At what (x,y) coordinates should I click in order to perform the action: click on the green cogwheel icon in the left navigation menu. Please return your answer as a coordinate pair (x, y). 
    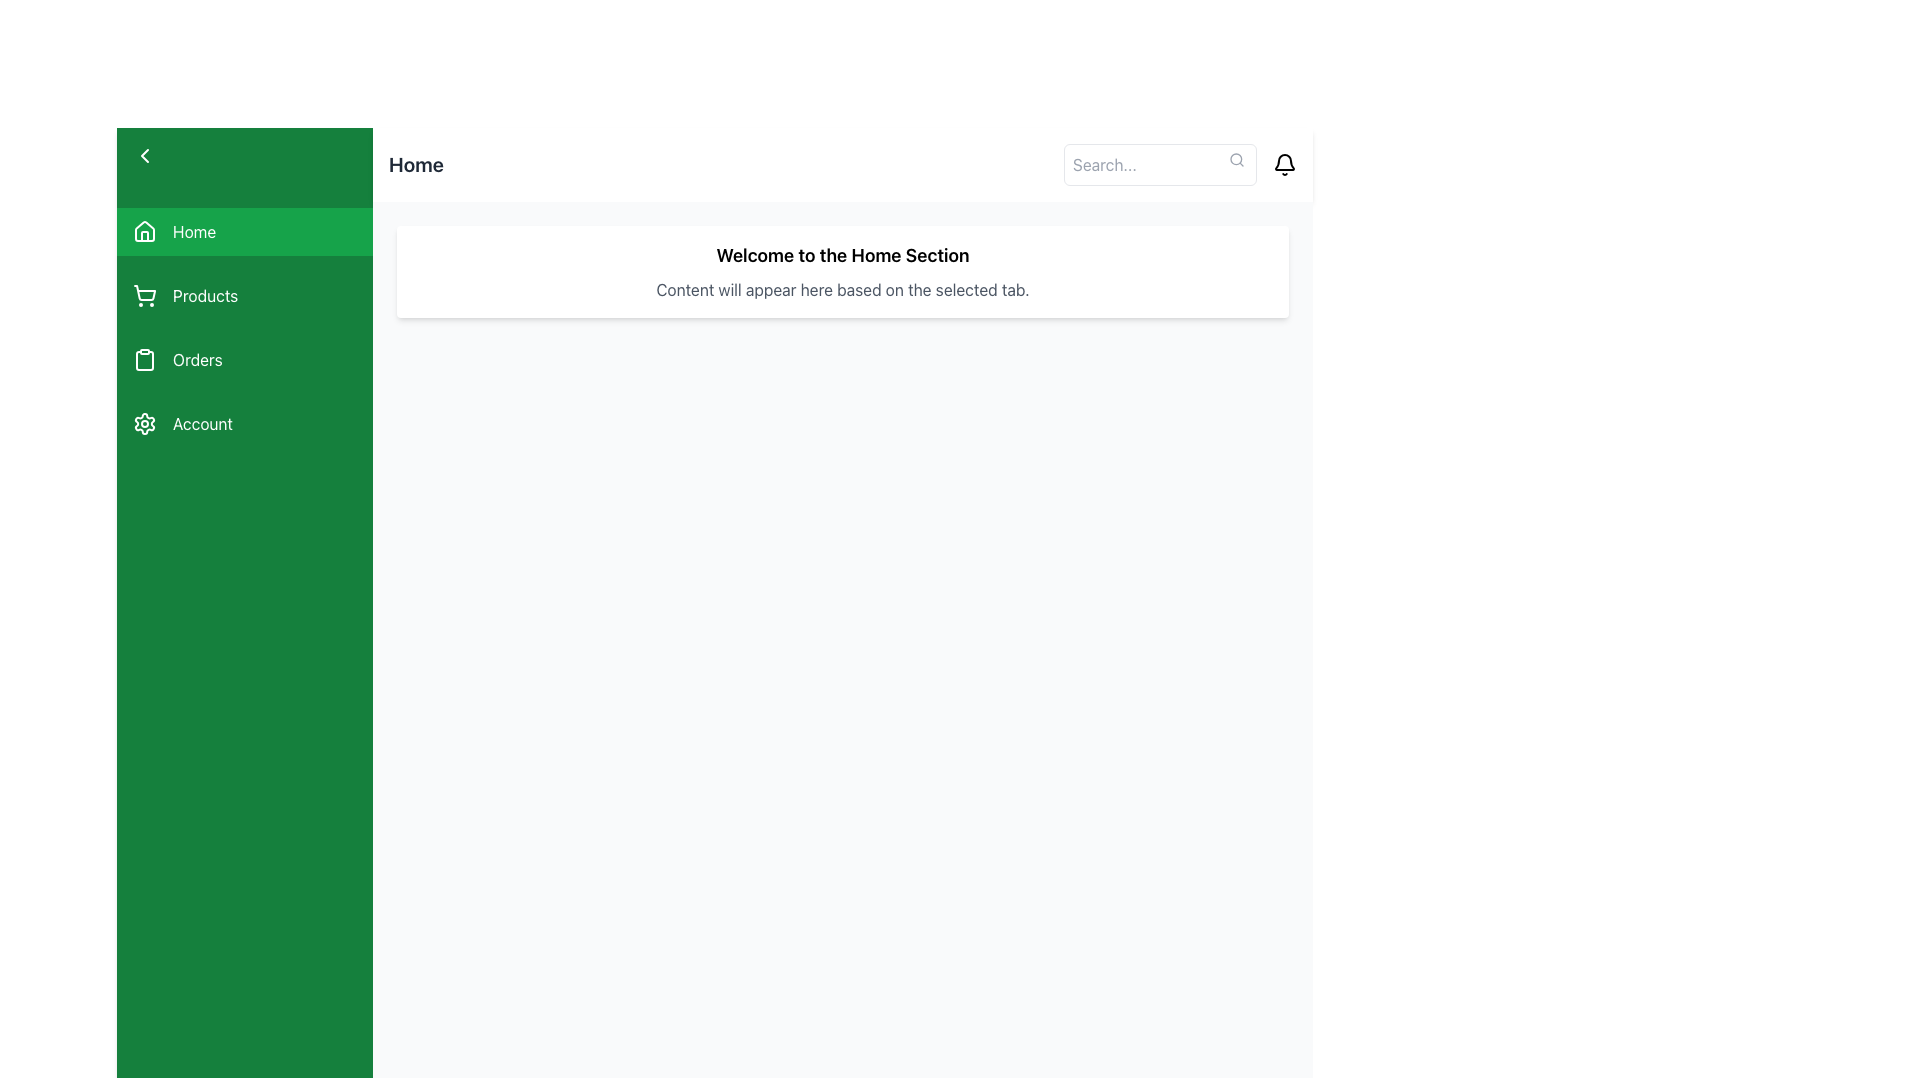
    Looking at the image, I should click on (143, 423).